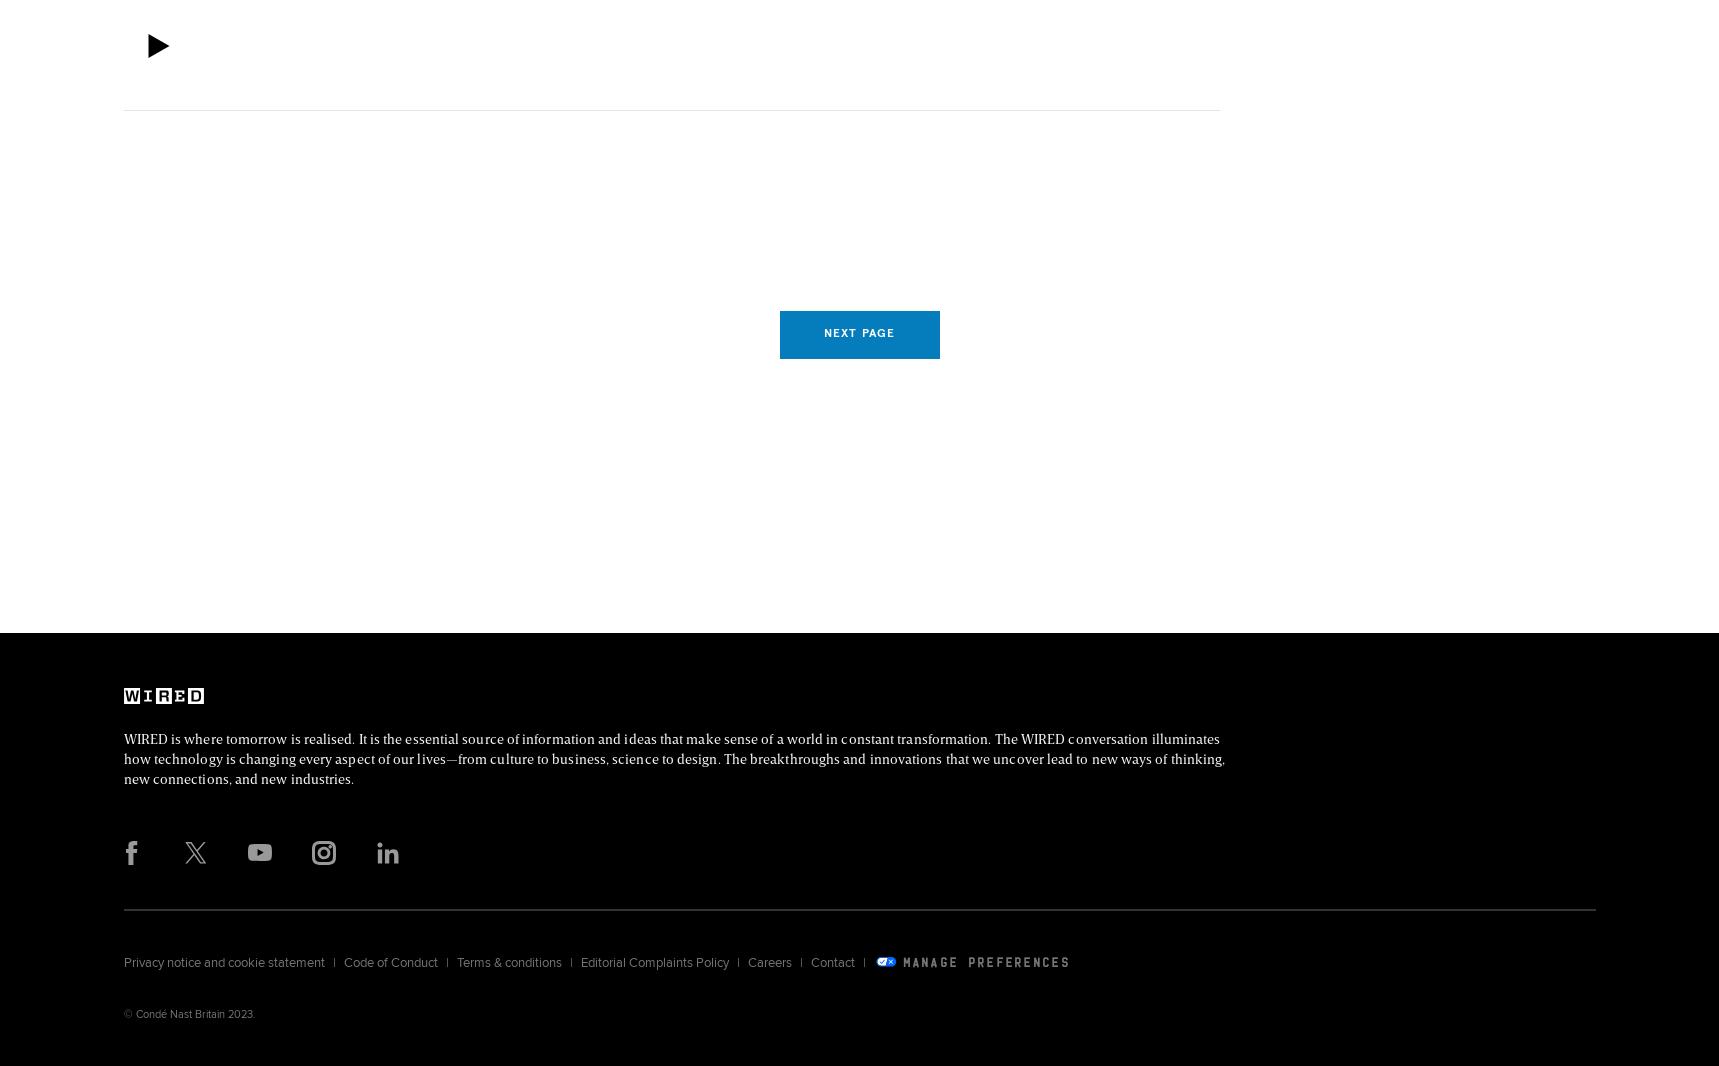  Describe the element at coordinates (222, 960) in the screenshot. I see `'Privacy notice and cookie statement'` at that location.